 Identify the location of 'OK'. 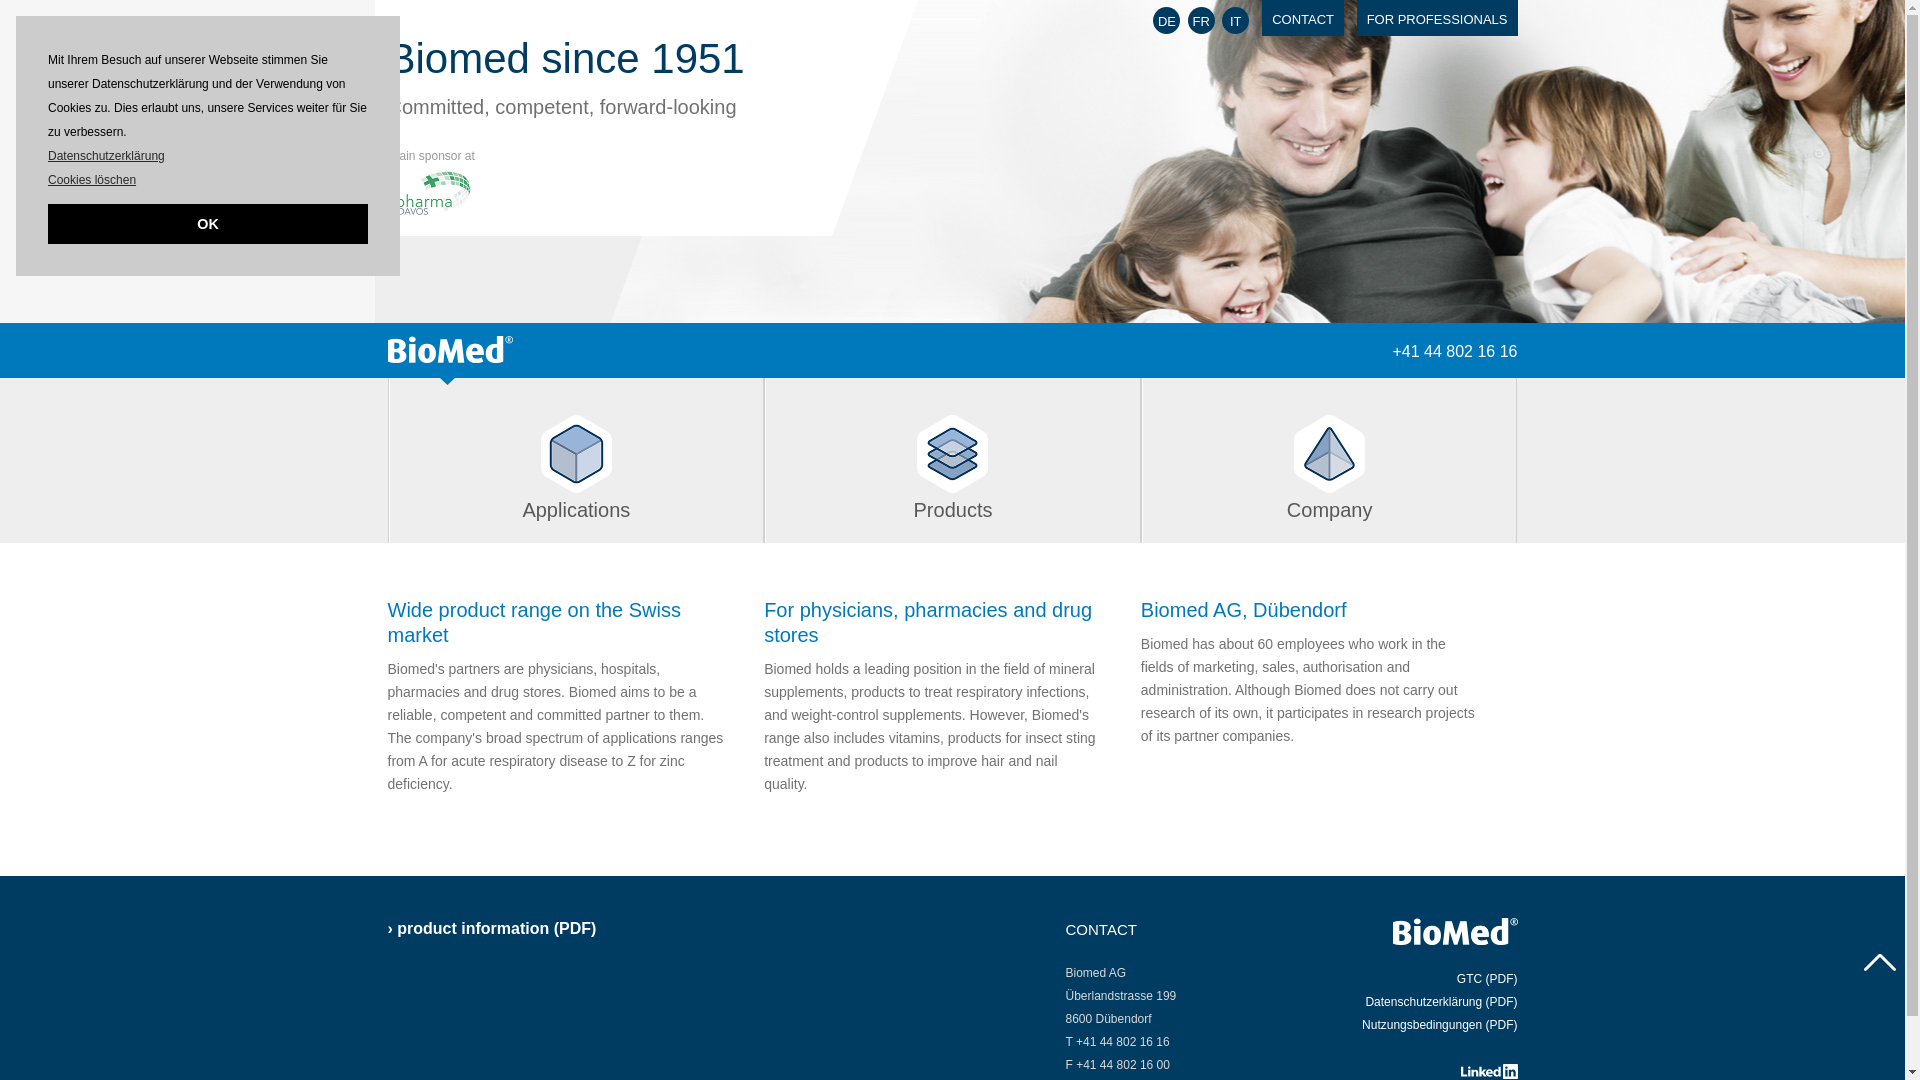
(48, 223).